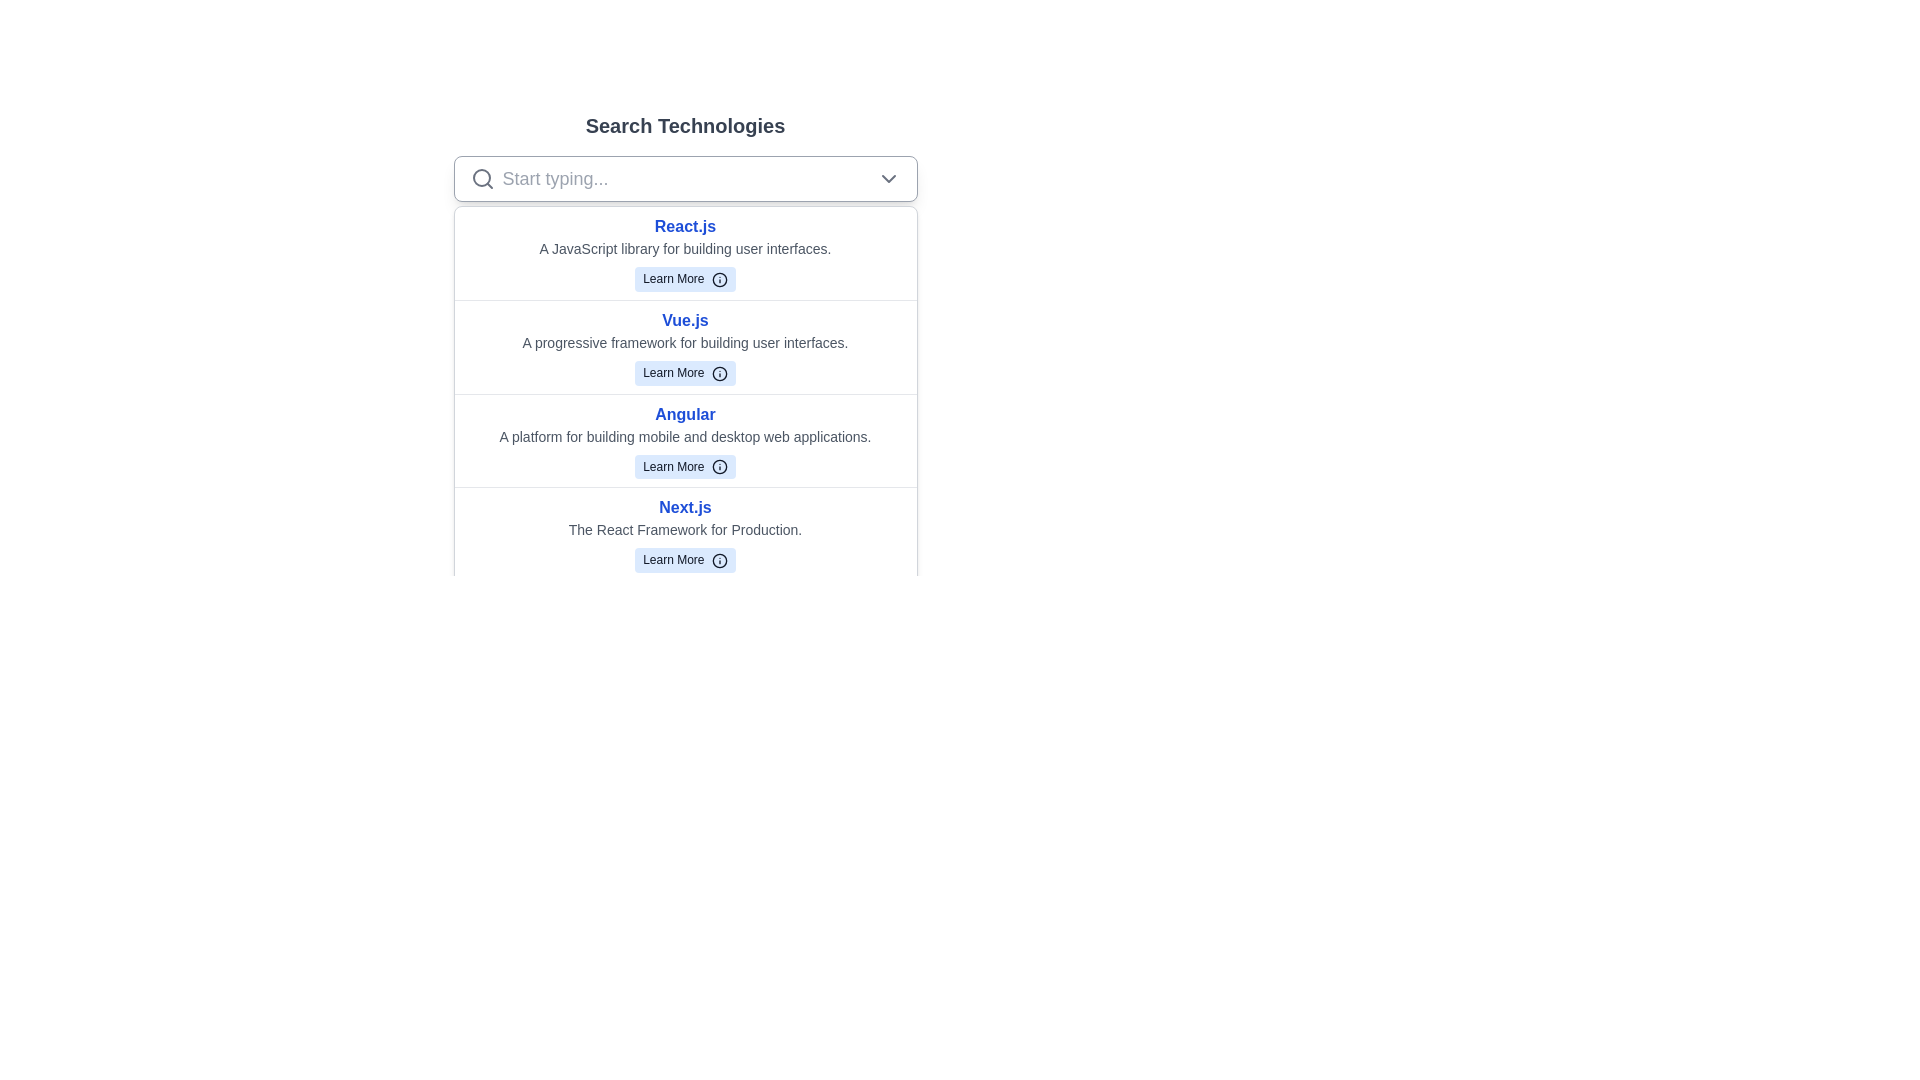 The width and height of the screenshot is (1920, 1080). Describe the element at coordinates (719, 279) in the screenshot. I see `the conceptual icon located at the far right of the 'Learn More' button underneath the 'React.js' section, which serves as a visual indicator for additional information` at that location.